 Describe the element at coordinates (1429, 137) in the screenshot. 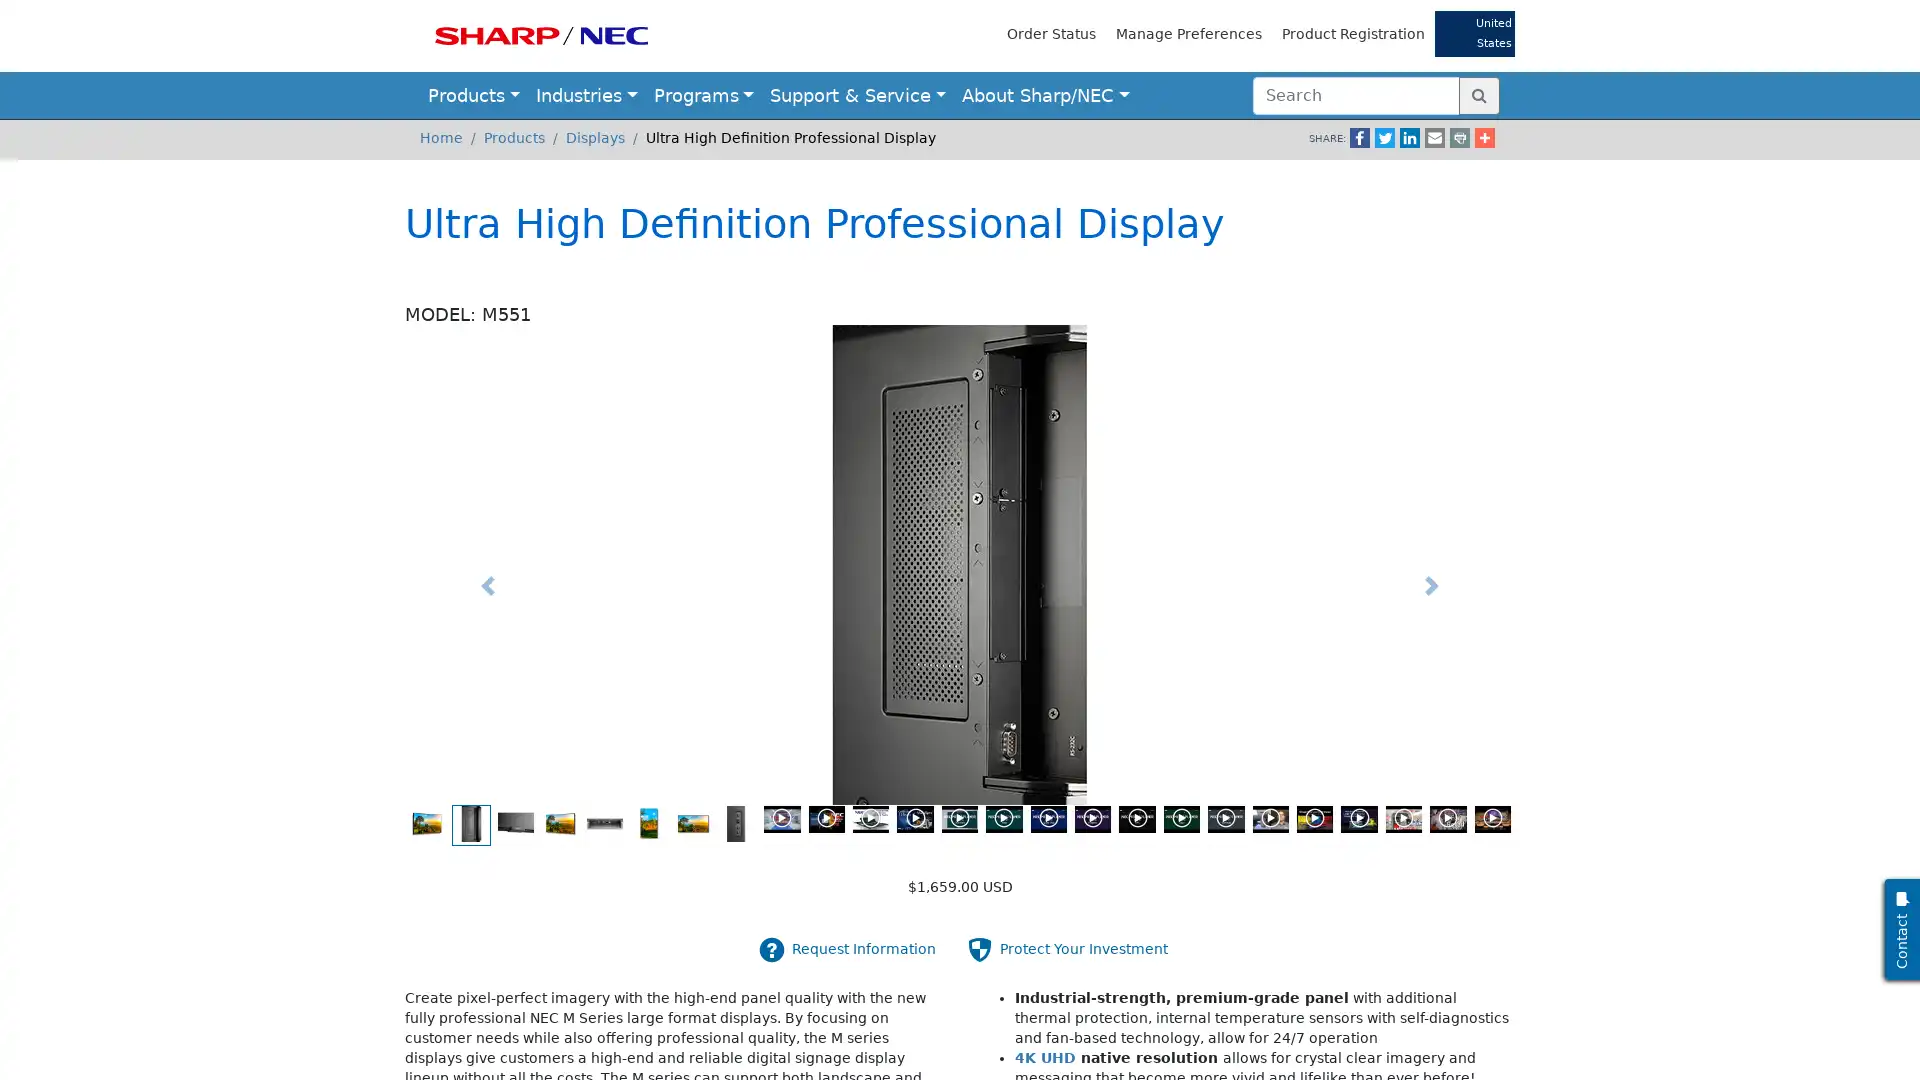

I see `Share to Print` at that location.